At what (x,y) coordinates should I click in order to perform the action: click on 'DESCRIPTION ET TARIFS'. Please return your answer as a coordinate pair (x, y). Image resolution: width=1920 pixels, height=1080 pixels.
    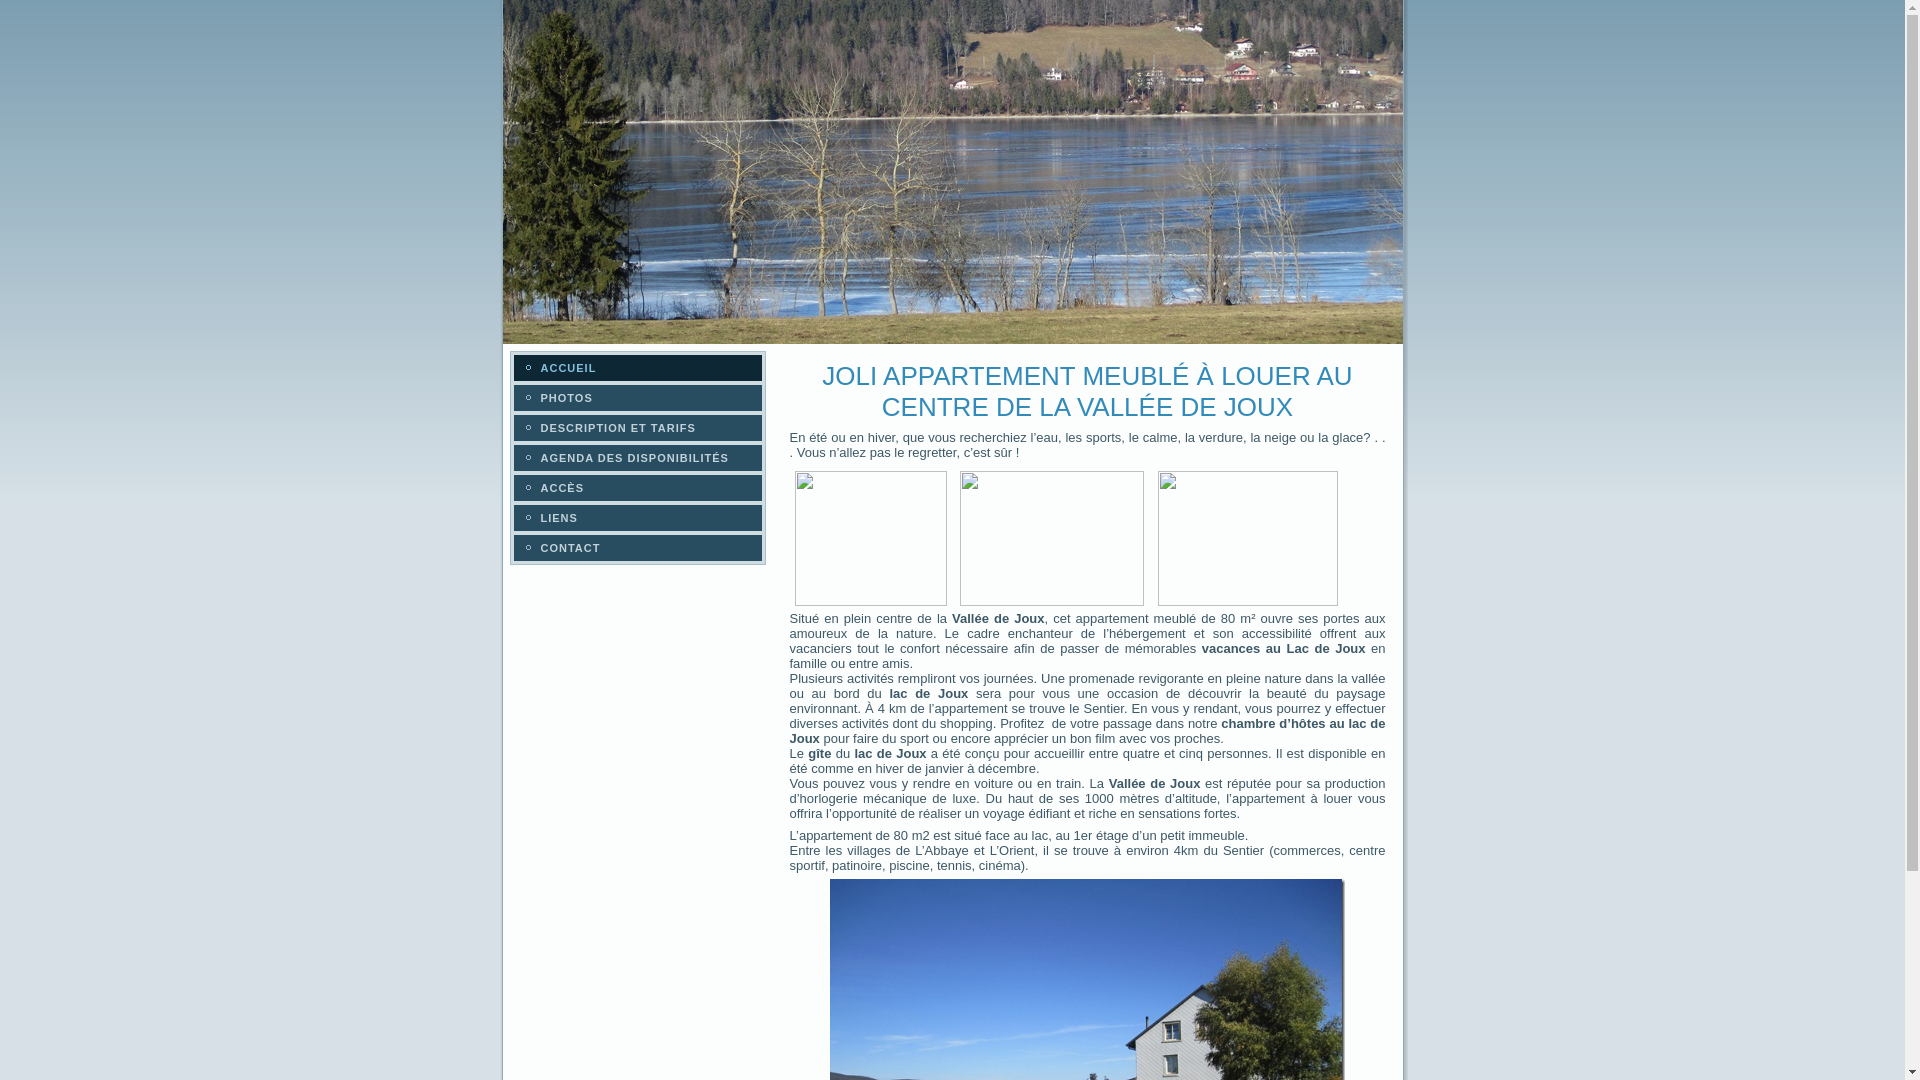
    Looking at the image, I should click on (637, 427).